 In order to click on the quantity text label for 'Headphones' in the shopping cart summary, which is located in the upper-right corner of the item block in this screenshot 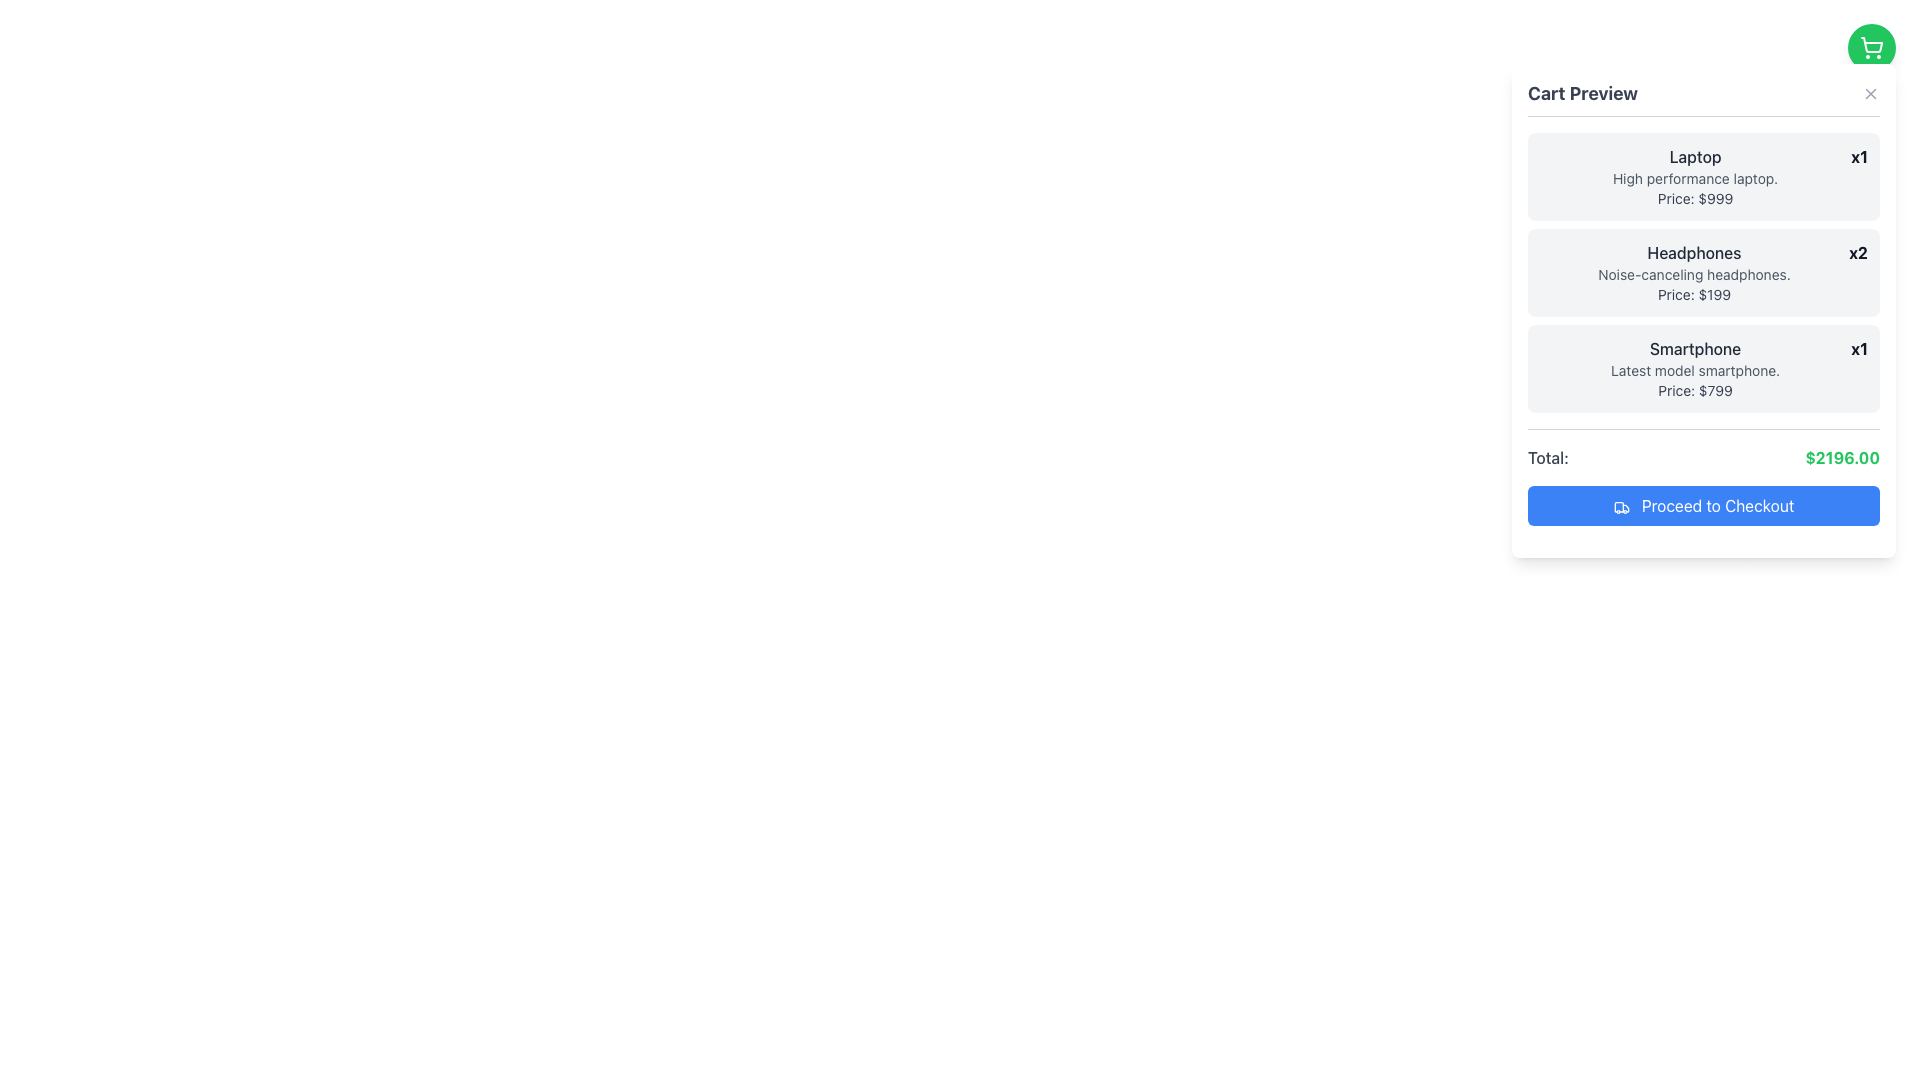, I will do `click(1857, 252)`.